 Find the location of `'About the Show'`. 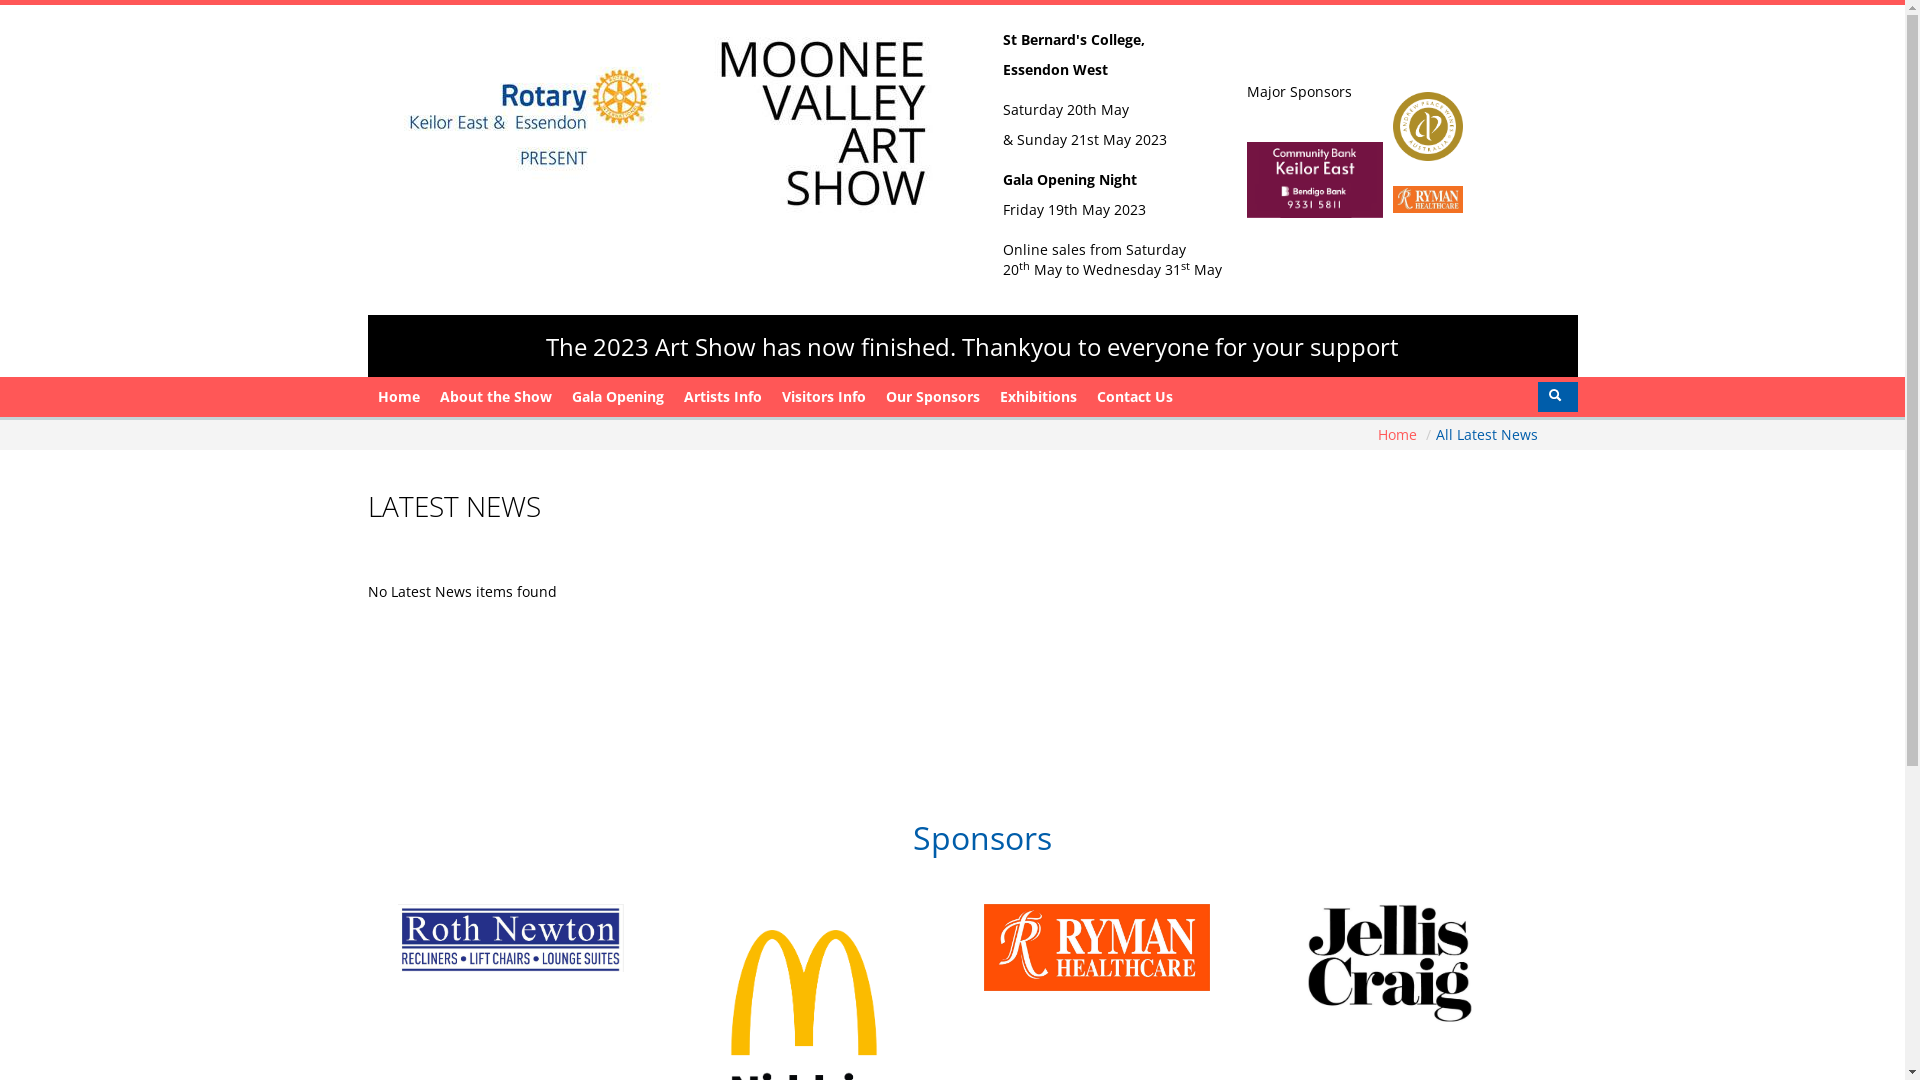

'About the Show' is located at coordinates (429, 397).